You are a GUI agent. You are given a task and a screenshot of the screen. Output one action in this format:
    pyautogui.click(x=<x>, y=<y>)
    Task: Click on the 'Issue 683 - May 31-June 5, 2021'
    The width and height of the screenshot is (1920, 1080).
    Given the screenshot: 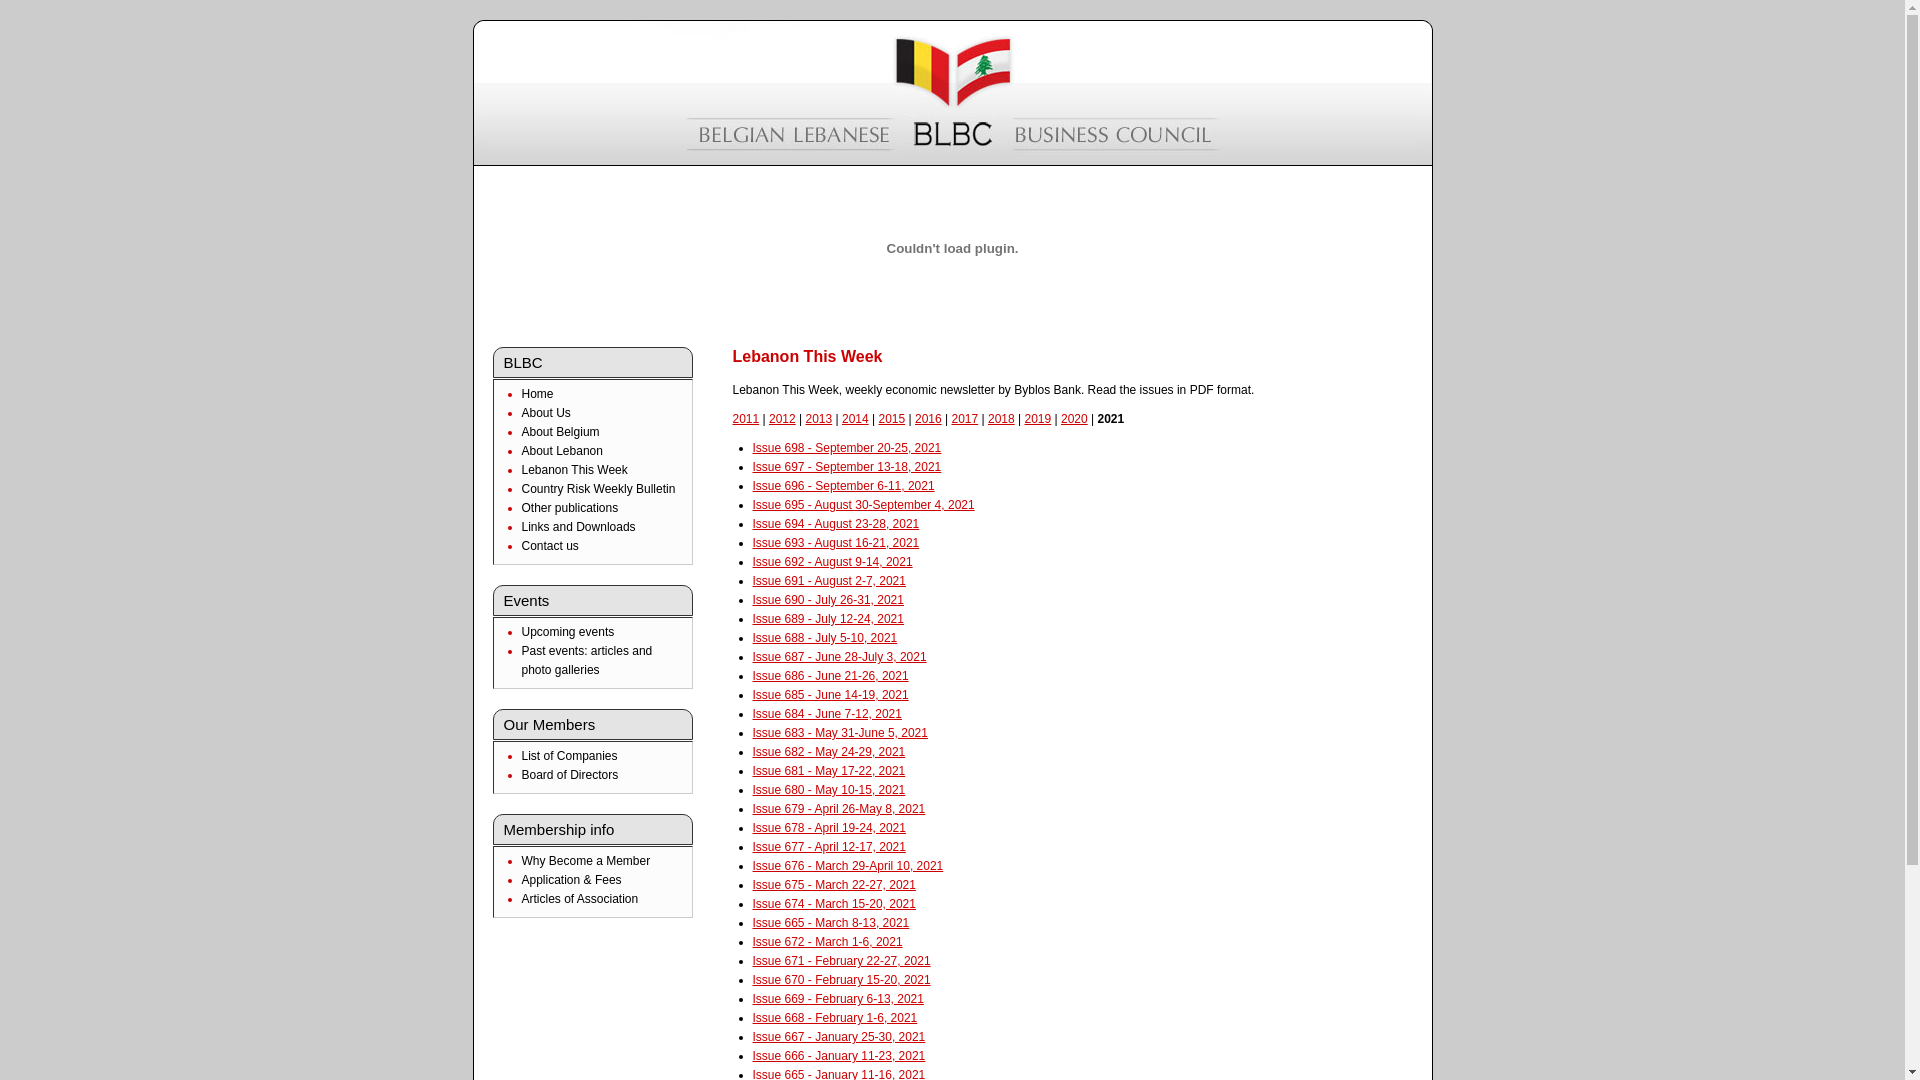 What is the action you would take?
    pyautogui.click(x=839, y=732)
    